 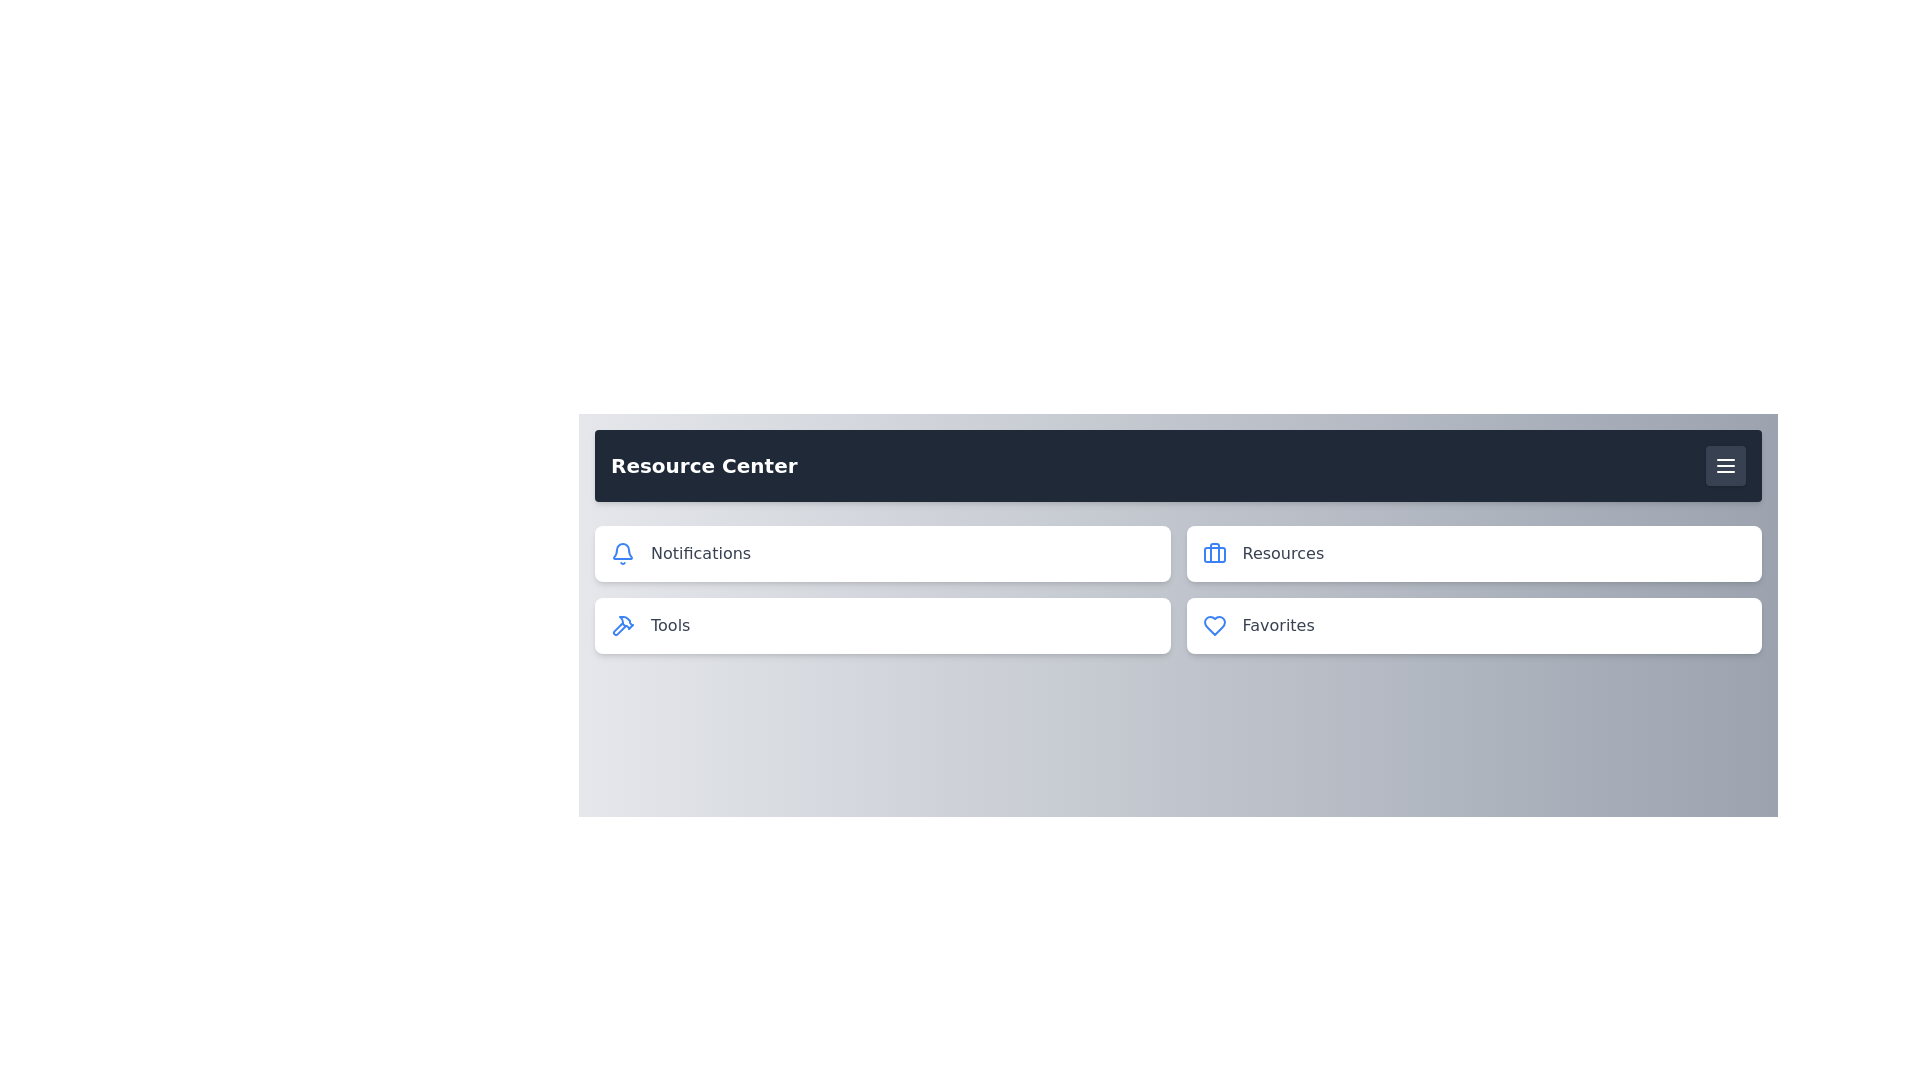 What do you see at coordinates (1474, 554) in the screenshot?
I see `the Resources menu item` at bounding box center [1474, 554].